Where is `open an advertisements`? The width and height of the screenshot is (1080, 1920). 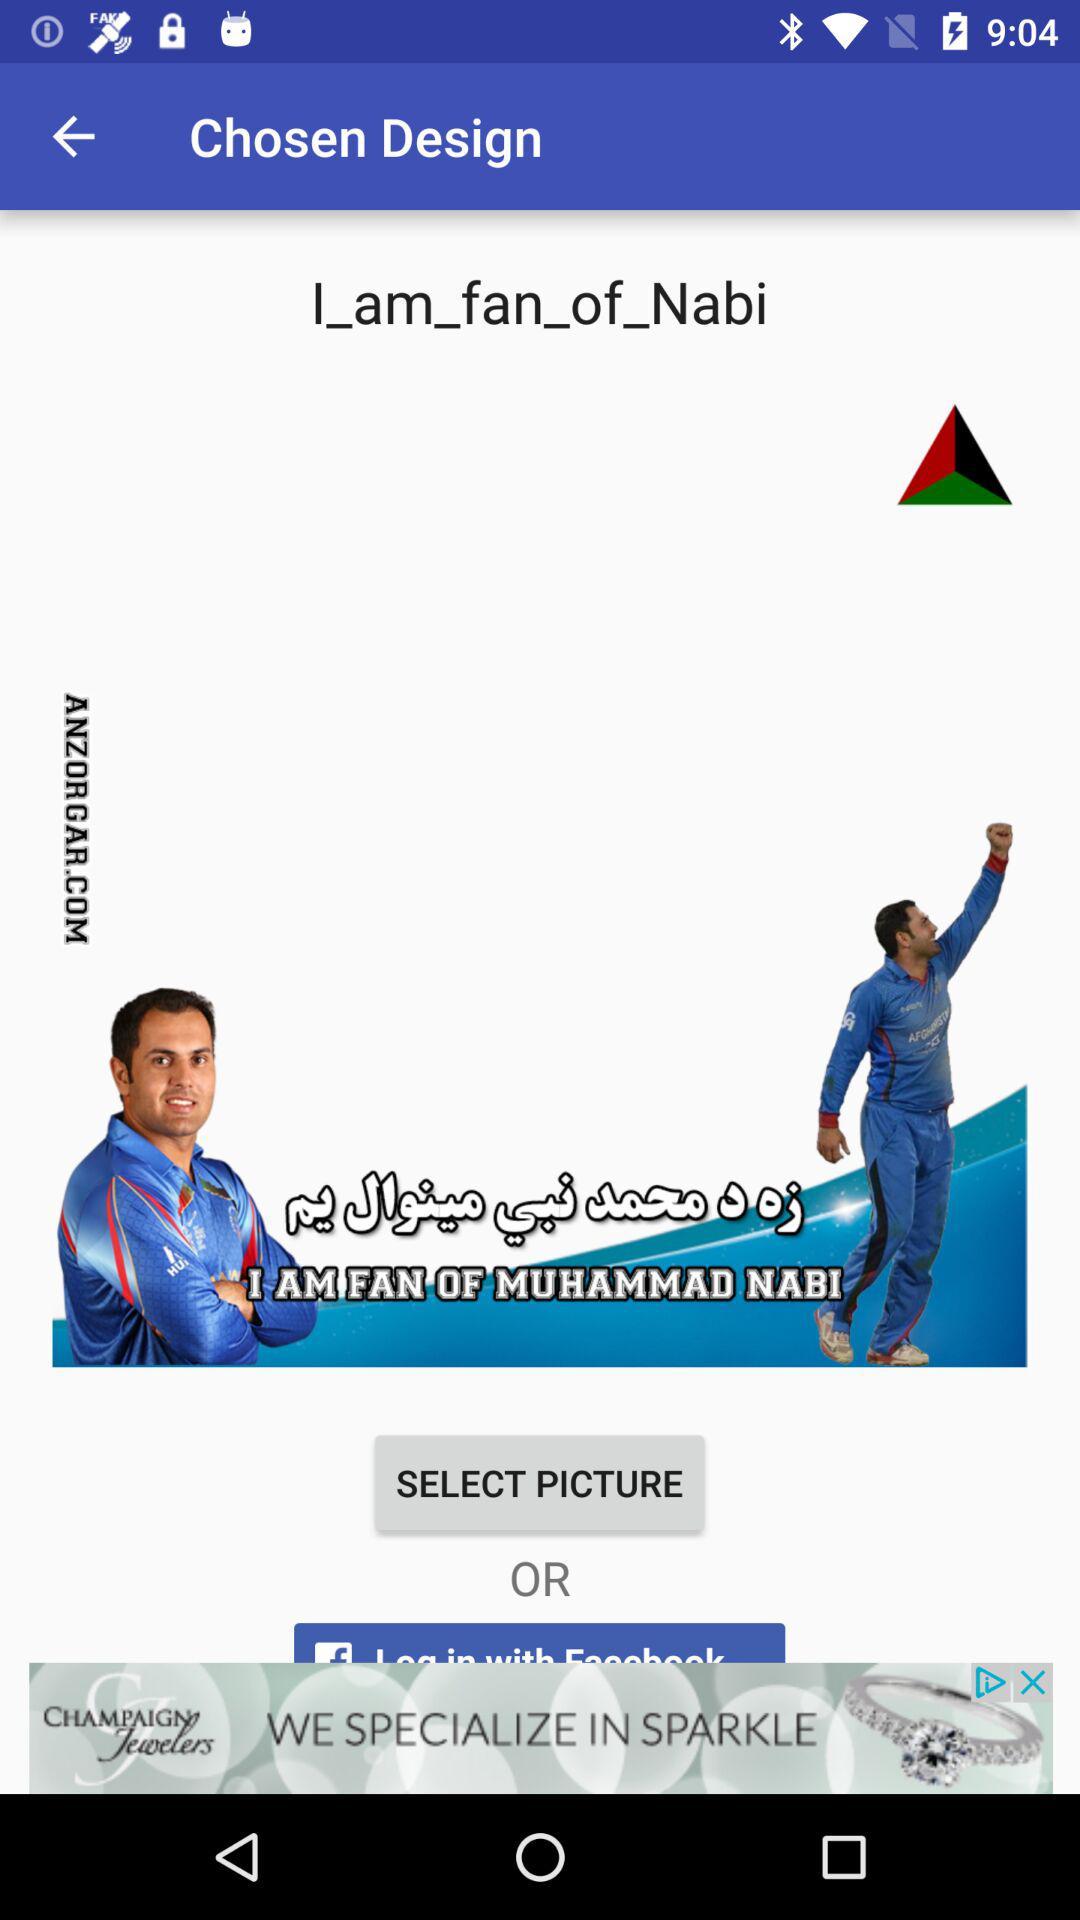 open an advertisements is located at coordinates (540, 1727).